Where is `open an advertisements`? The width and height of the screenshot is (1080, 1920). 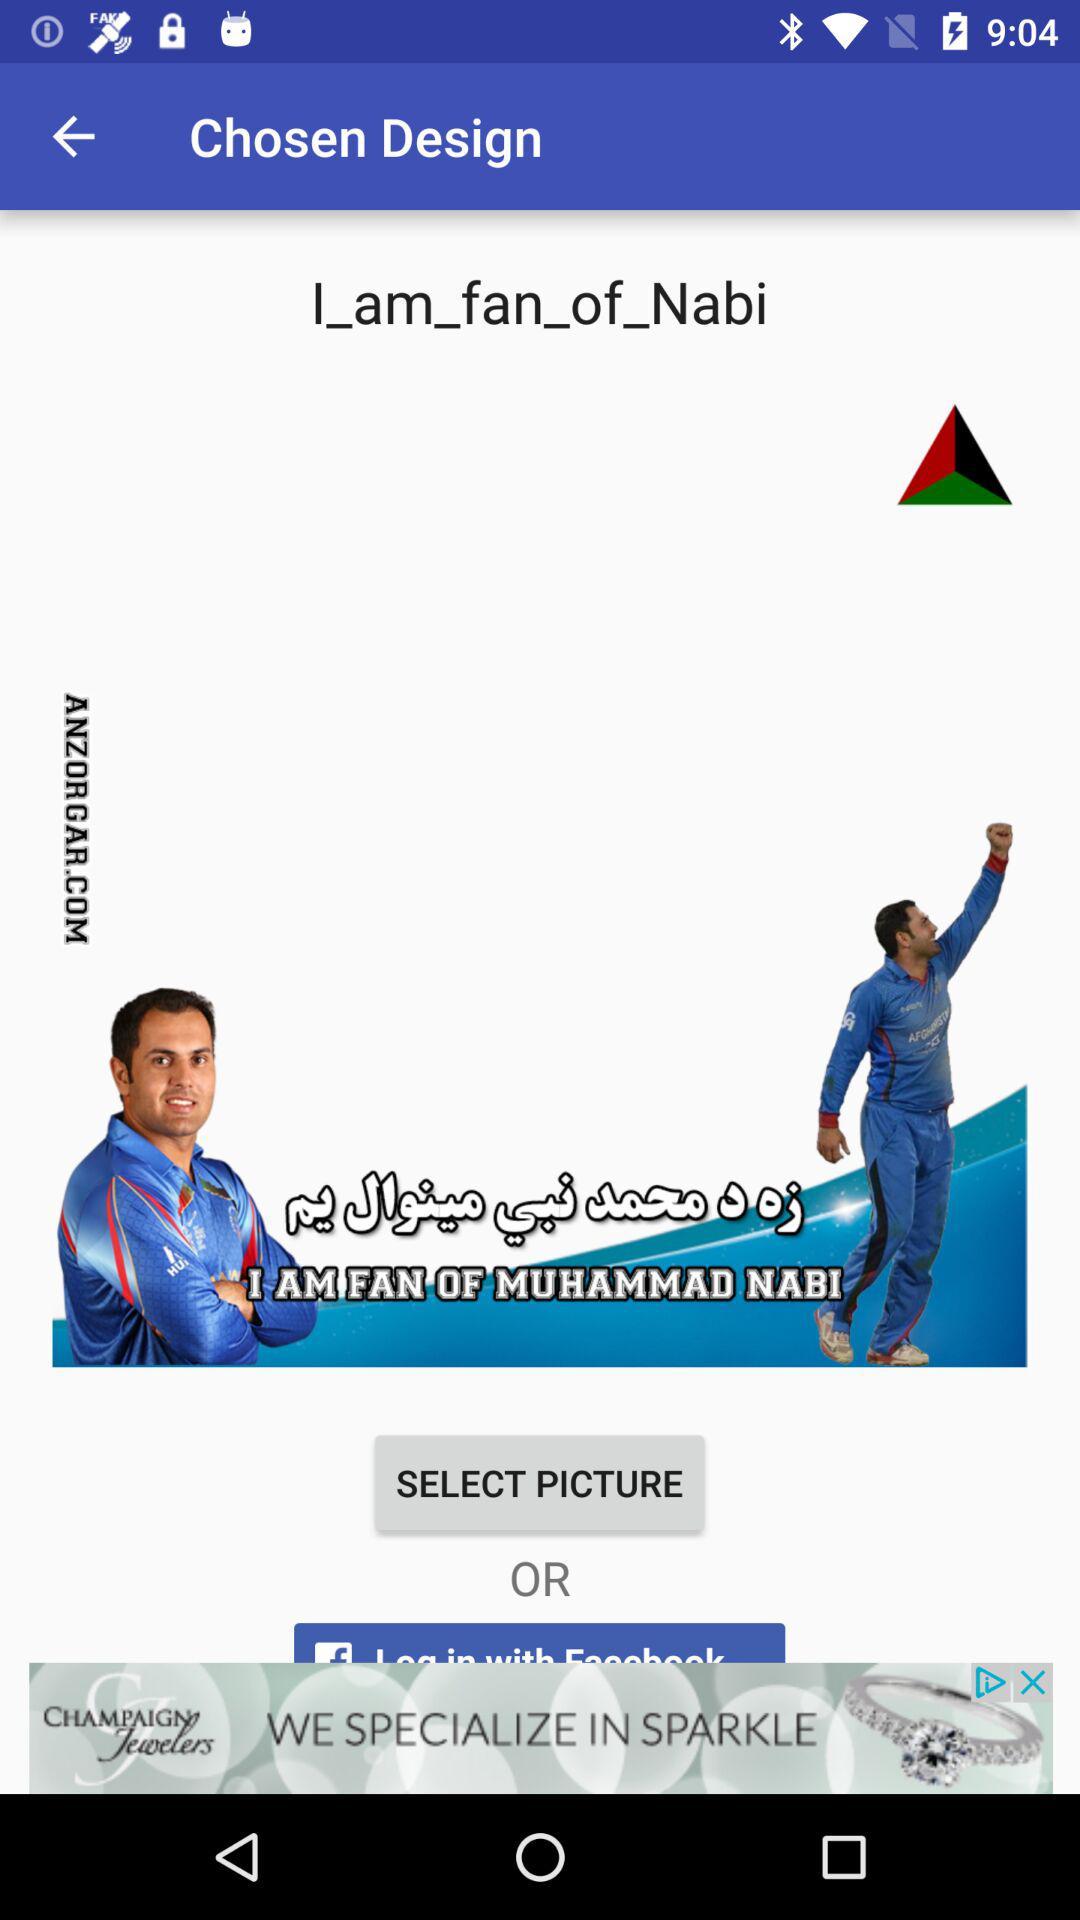 open an advertisements is located at coordinates (540, 1727).